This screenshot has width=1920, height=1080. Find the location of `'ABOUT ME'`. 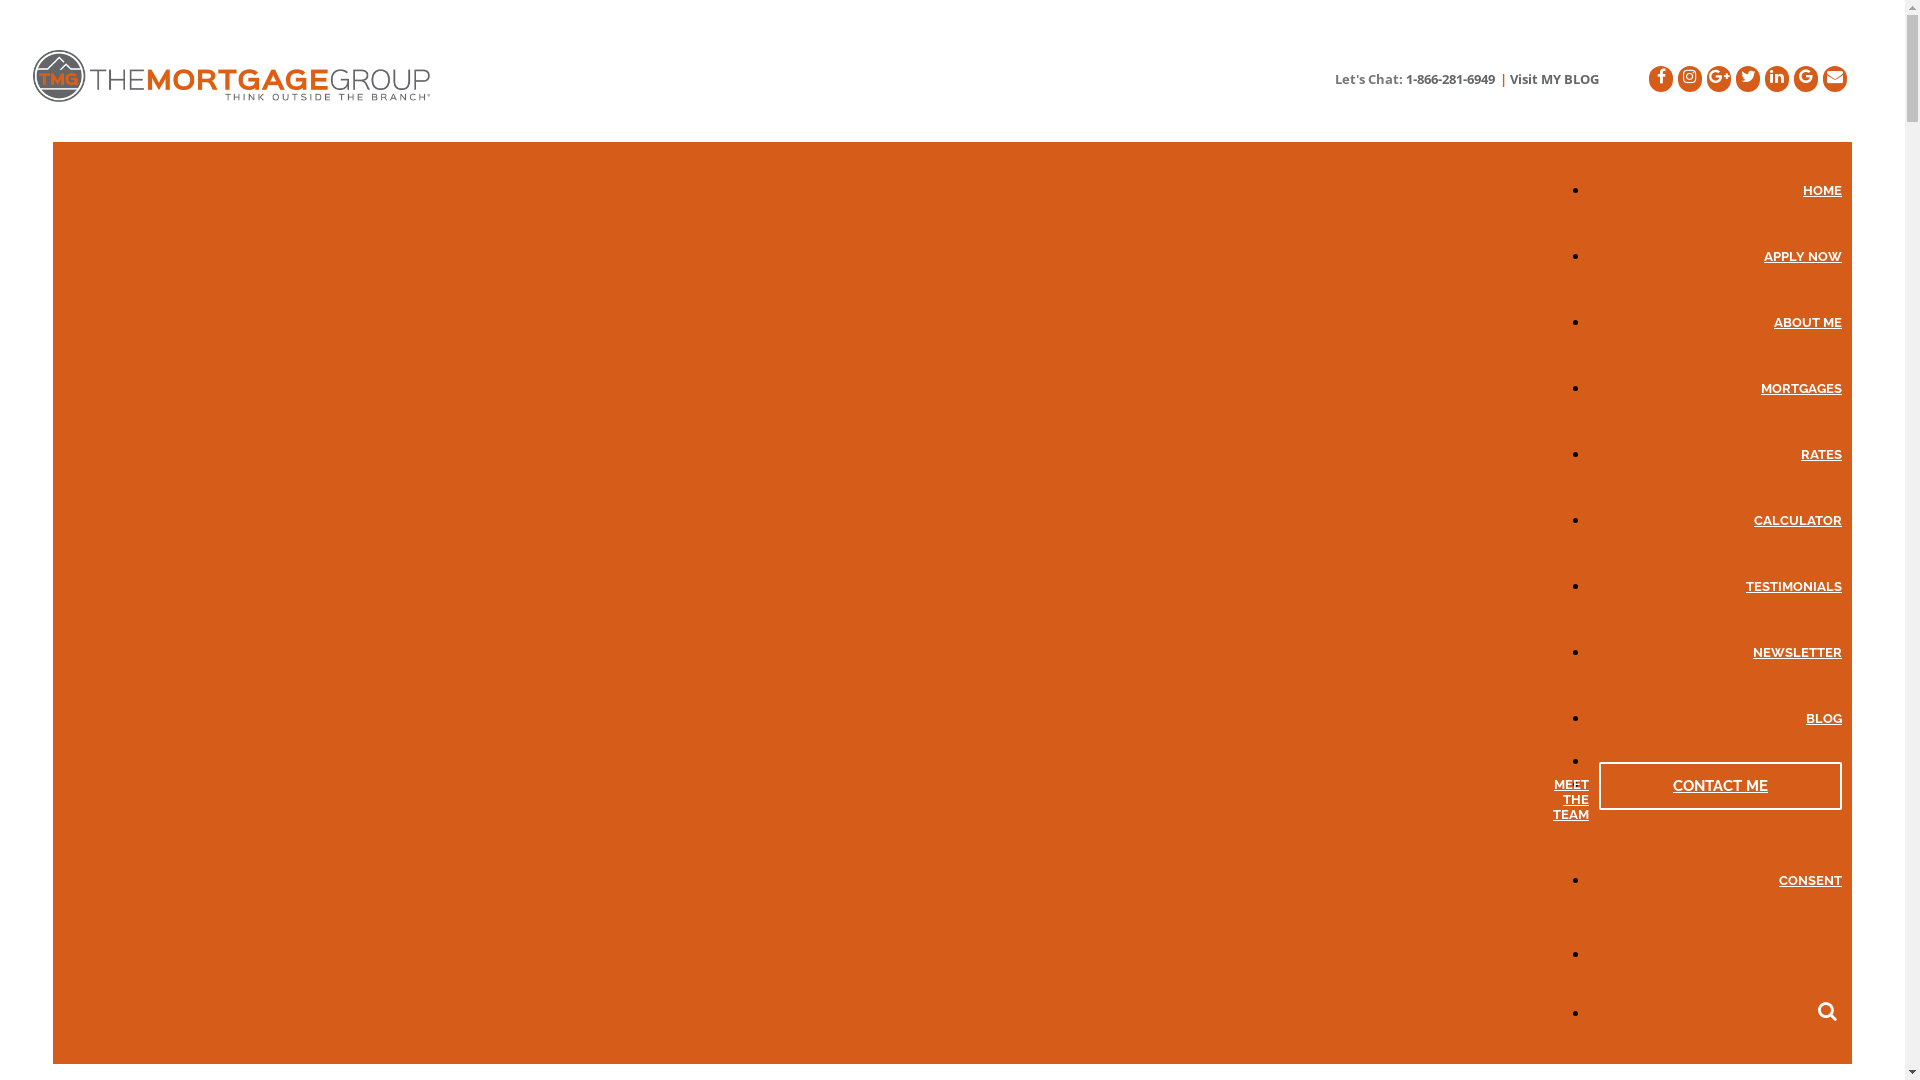

'ABOUT ME' is located at coordinates (1714, 318).